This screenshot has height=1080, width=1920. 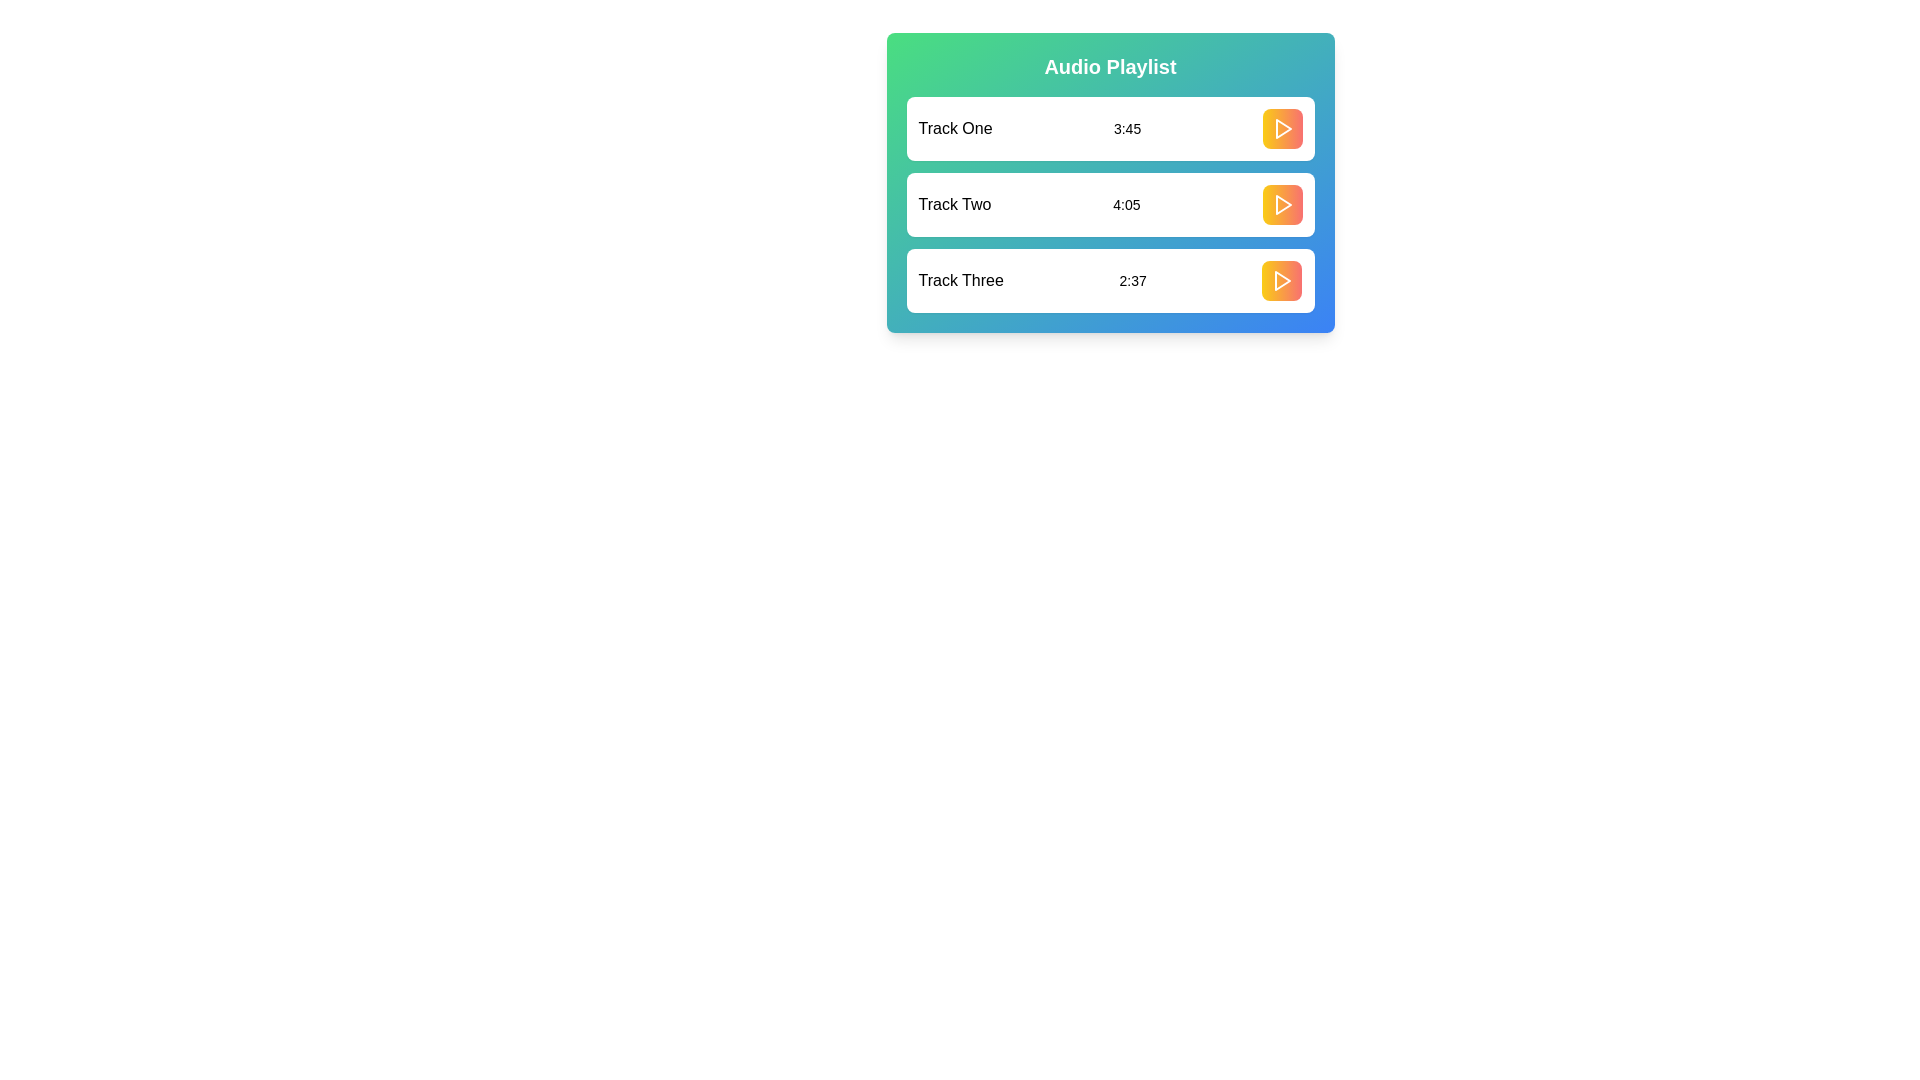 I want to click on the third Card-like component in the playlist that represents an audio track item, so click(x=1109, y=281).